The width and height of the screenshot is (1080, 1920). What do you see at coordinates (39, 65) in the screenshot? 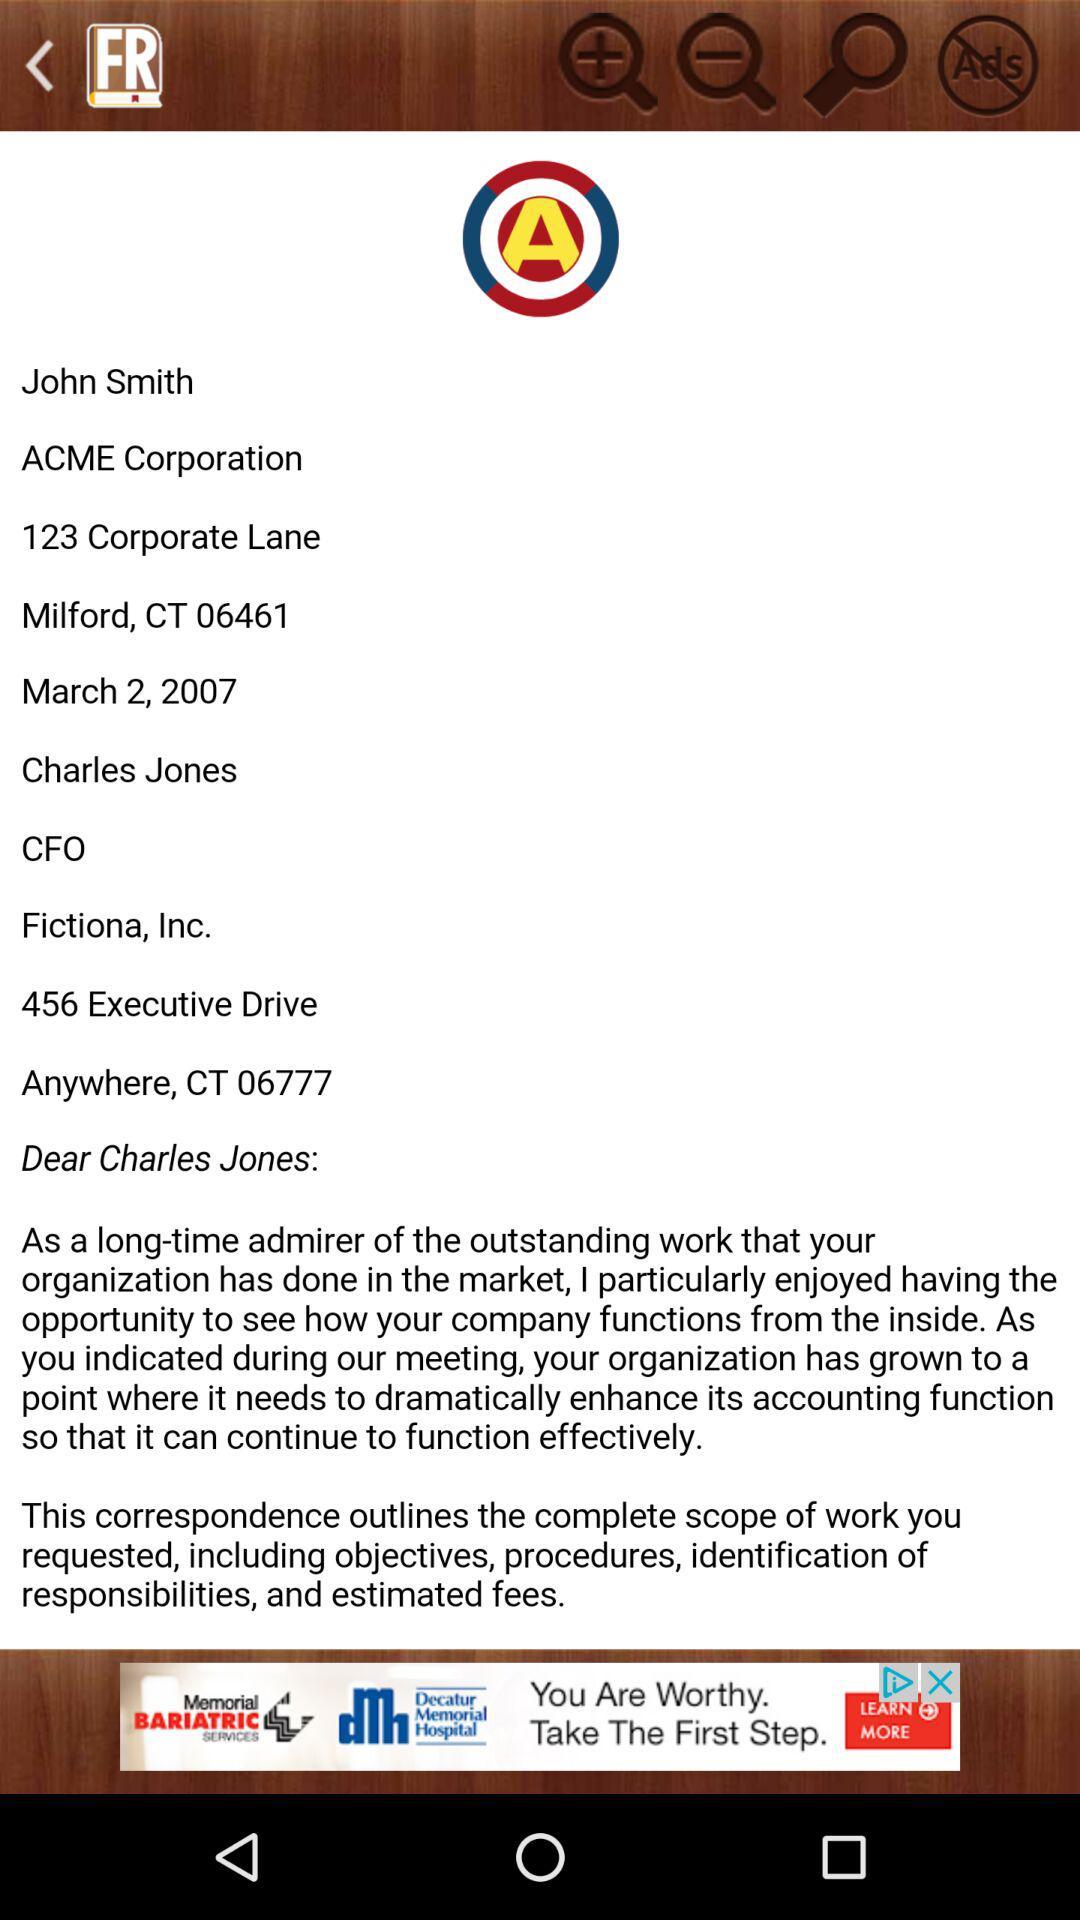
I see `go back` at bounding box center [39, 65].